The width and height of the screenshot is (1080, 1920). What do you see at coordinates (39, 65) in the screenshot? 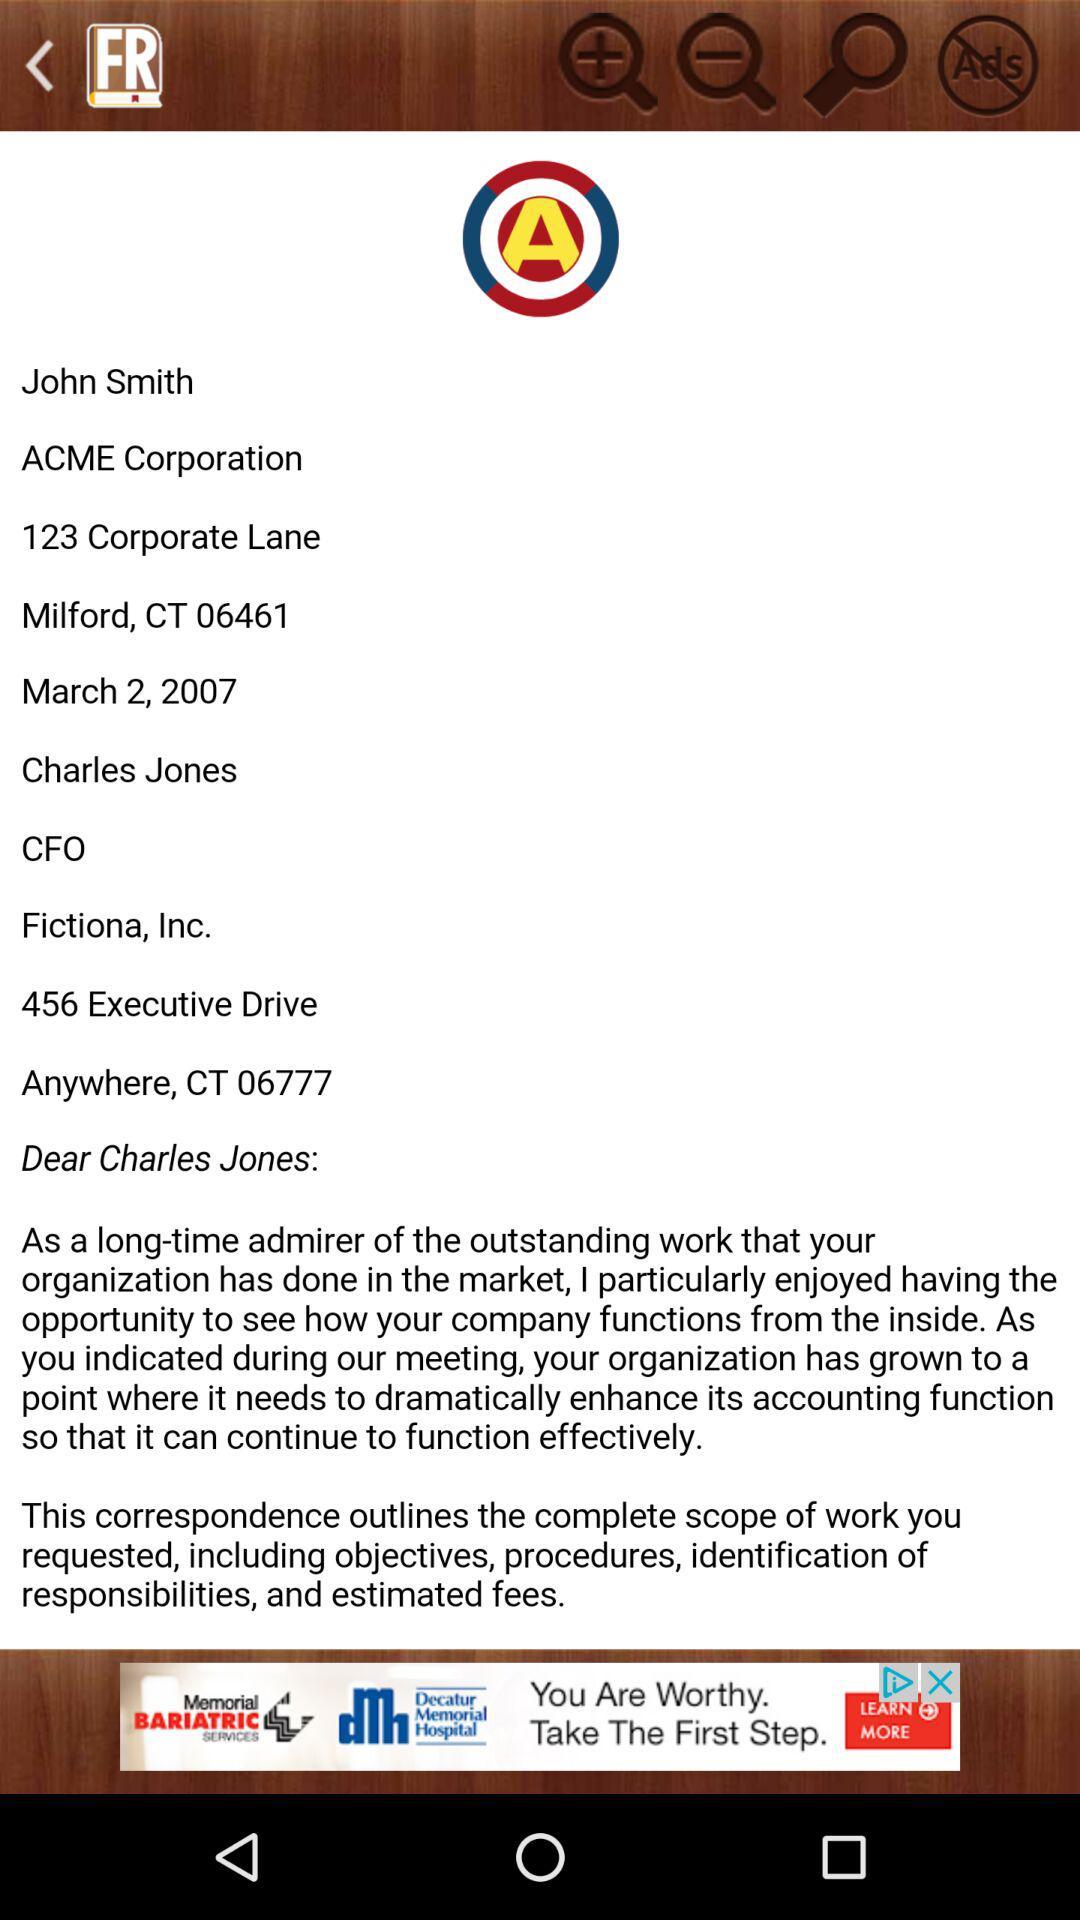
I see `go back` at bounding box center [39, 65].